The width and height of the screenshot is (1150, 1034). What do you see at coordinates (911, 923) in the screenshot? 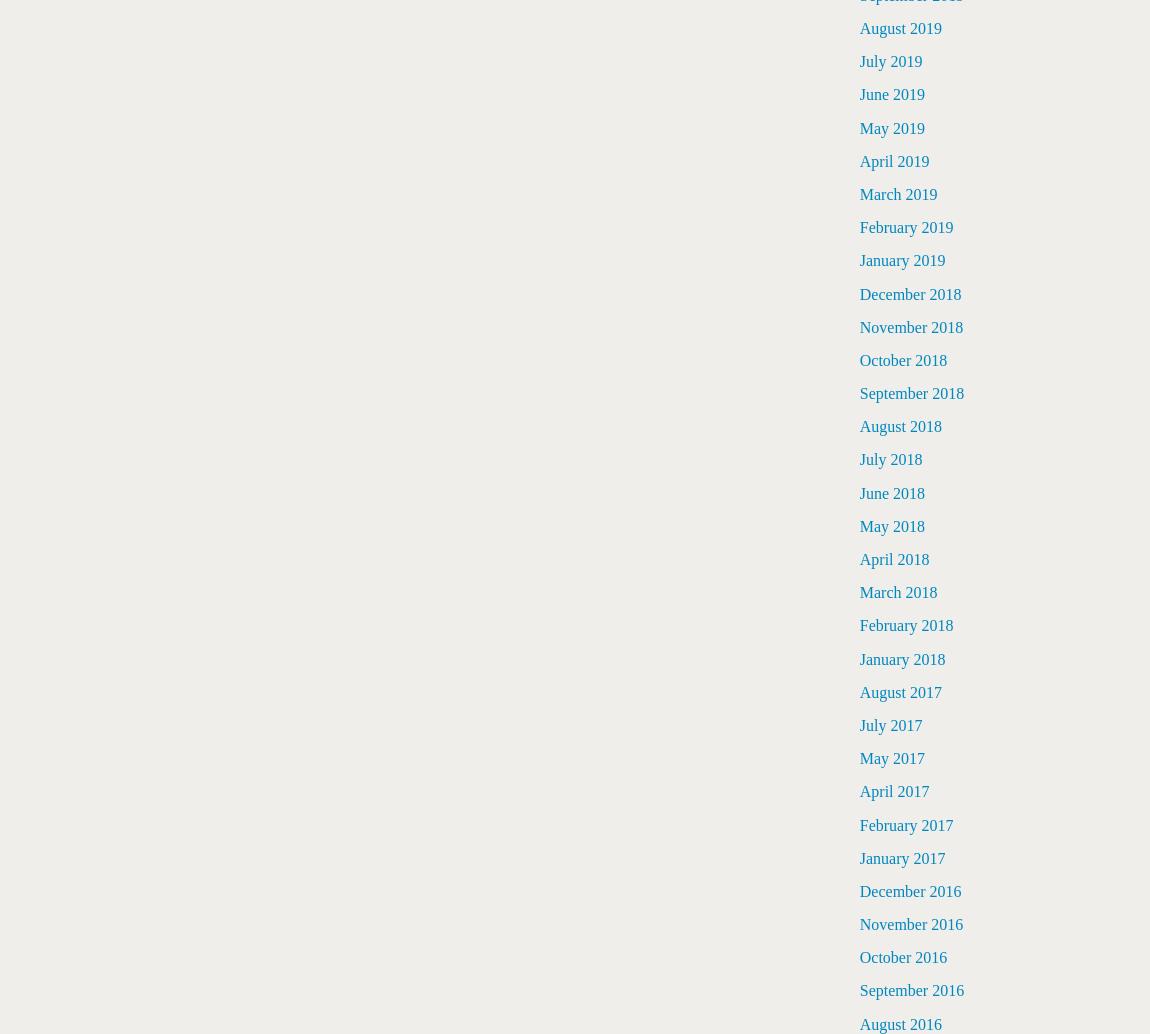
I see `'November 2016'` at bounding box center [911, 923].